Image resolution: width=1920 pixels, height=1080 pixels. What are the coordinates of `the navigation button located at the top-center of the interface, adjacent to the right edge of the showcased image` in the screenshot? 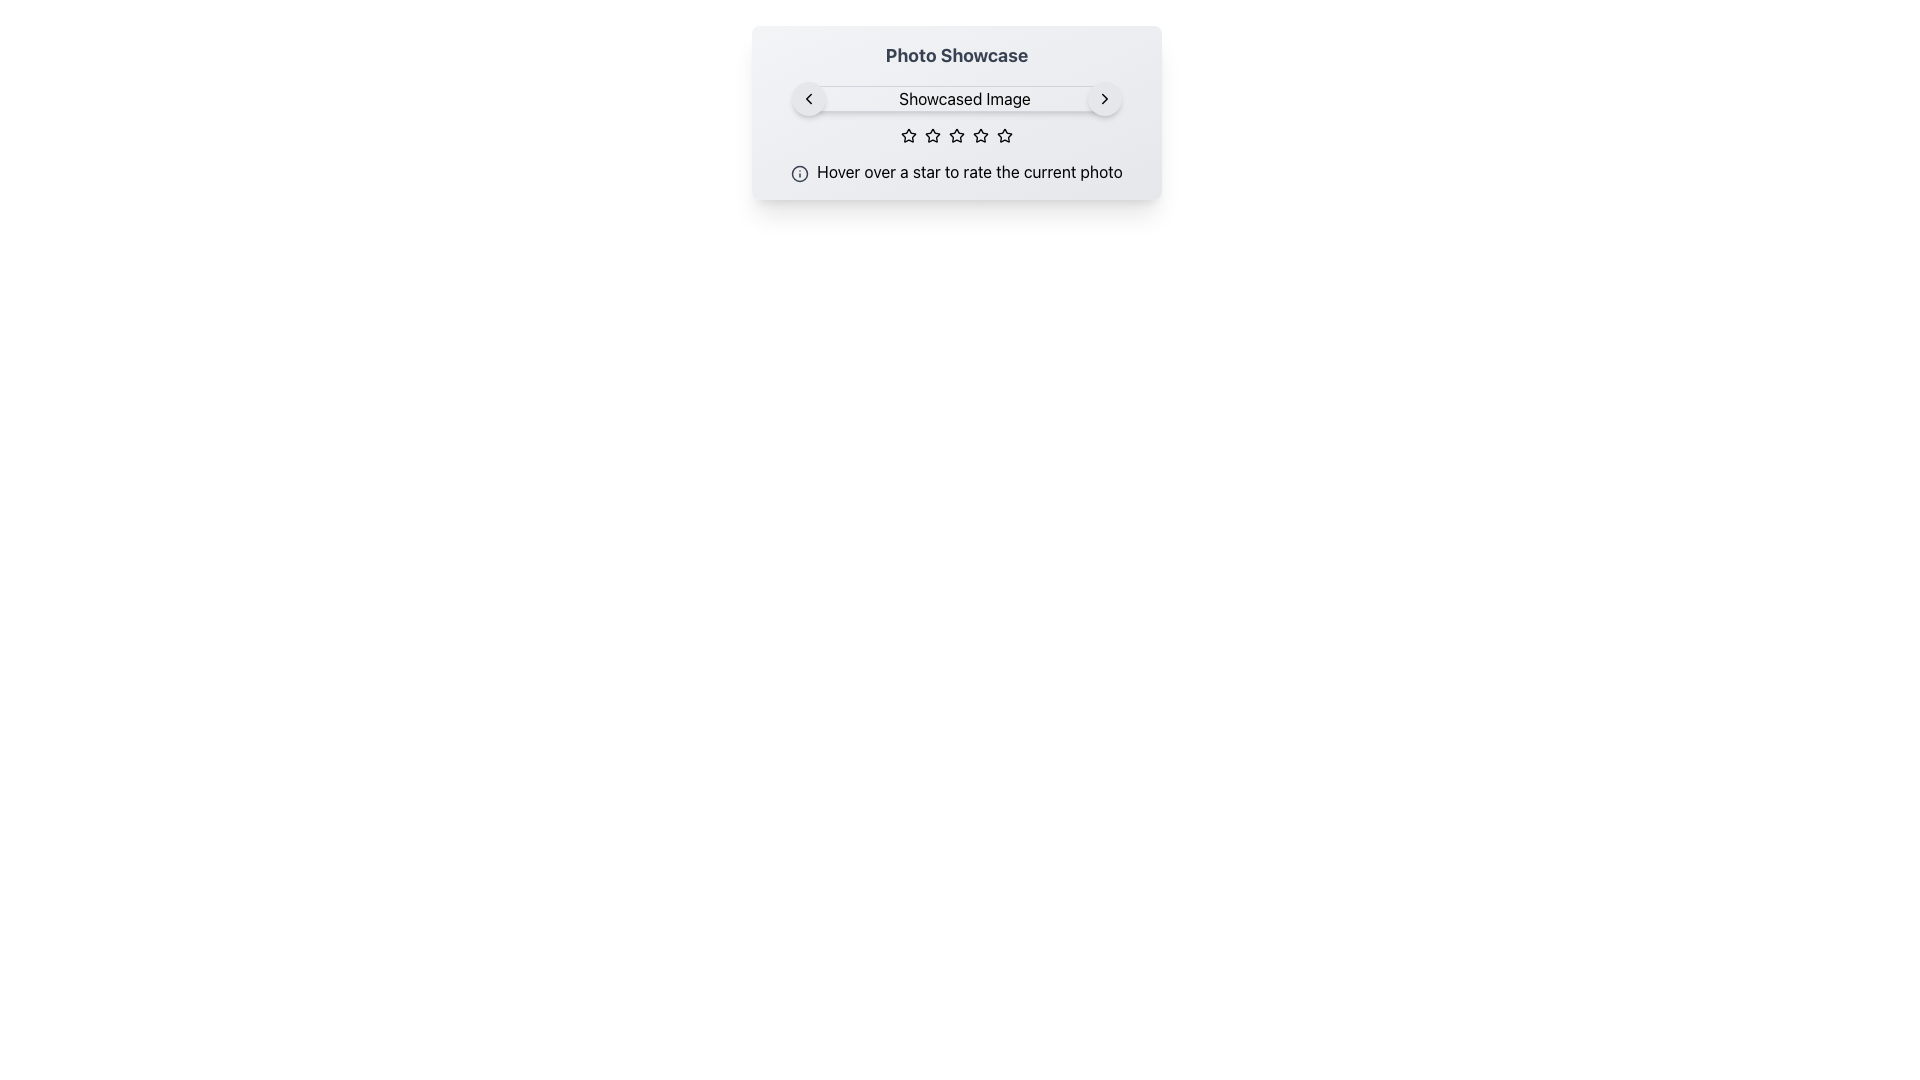 It's located at (1103, 99).